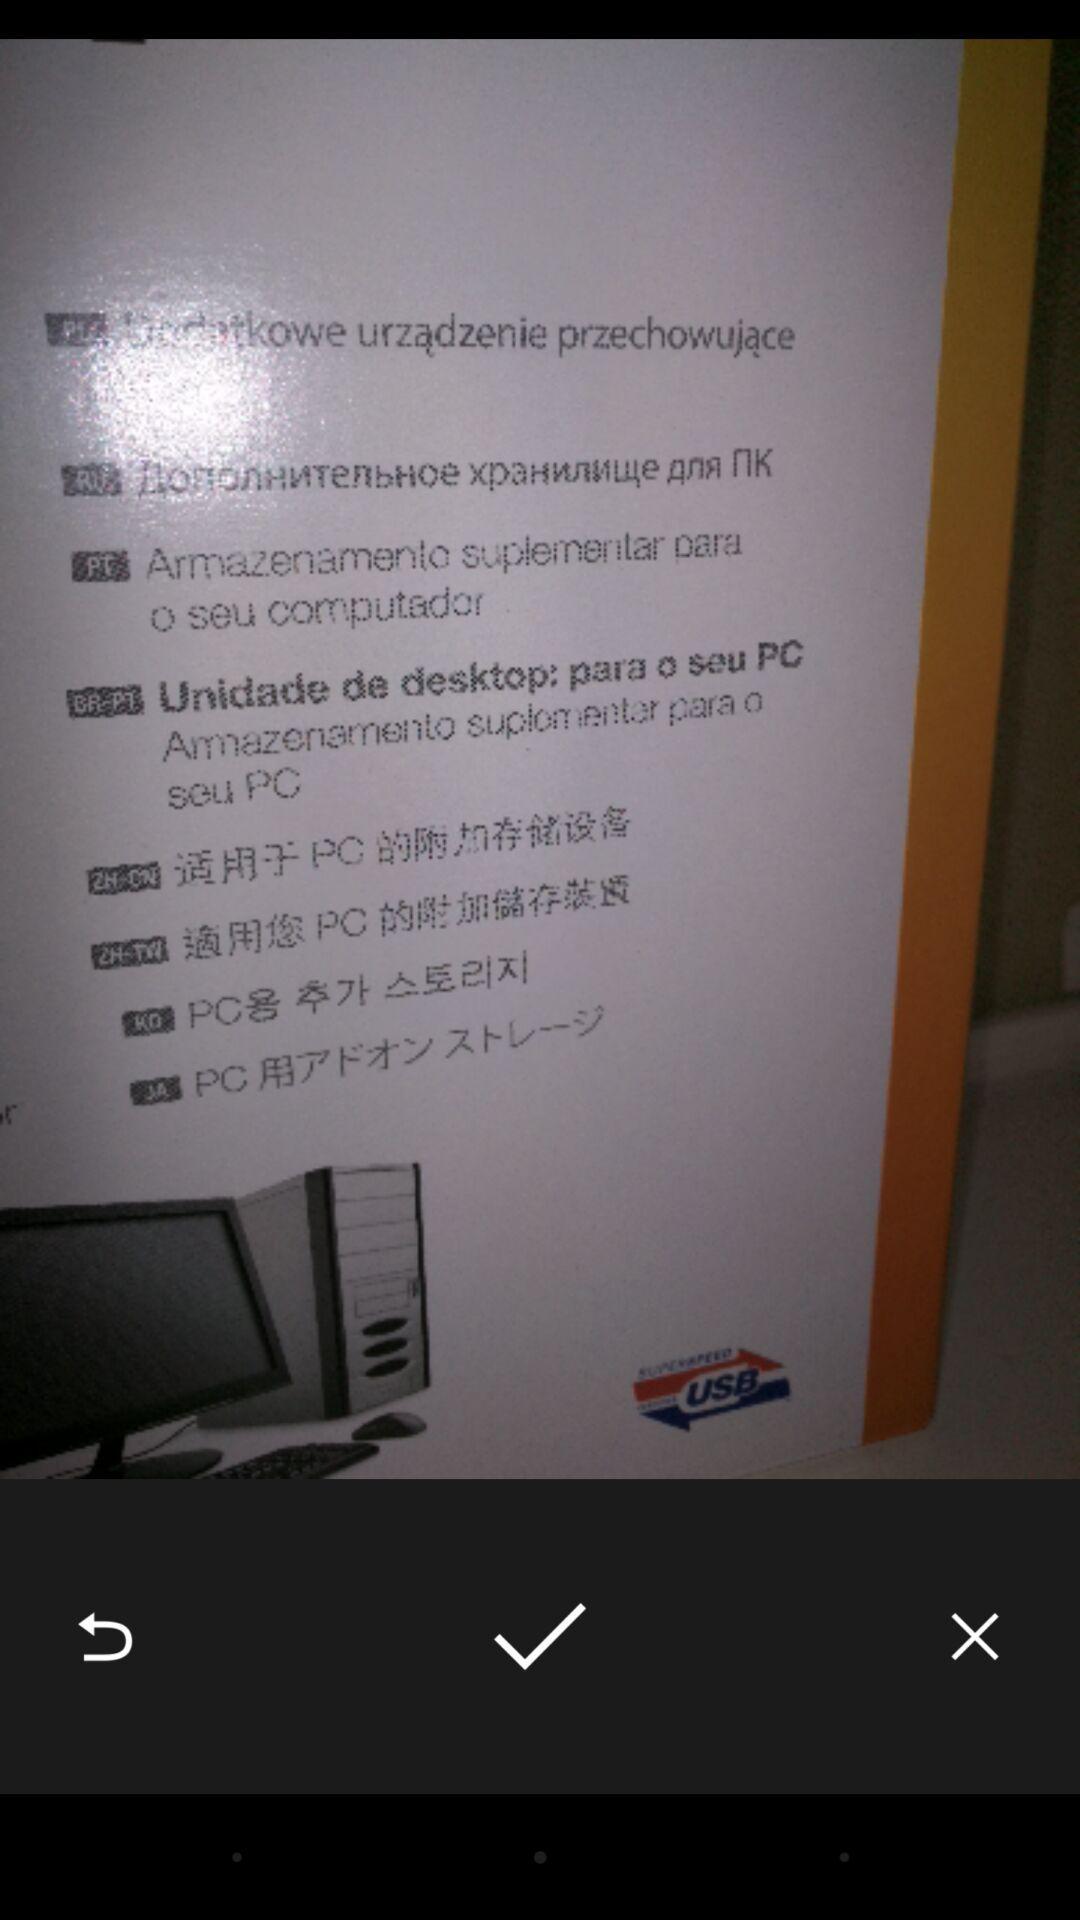 The height and width of the screenshot is (1920, 1080). I want to click on the item at the bottom right corner, so click(974, 1636).